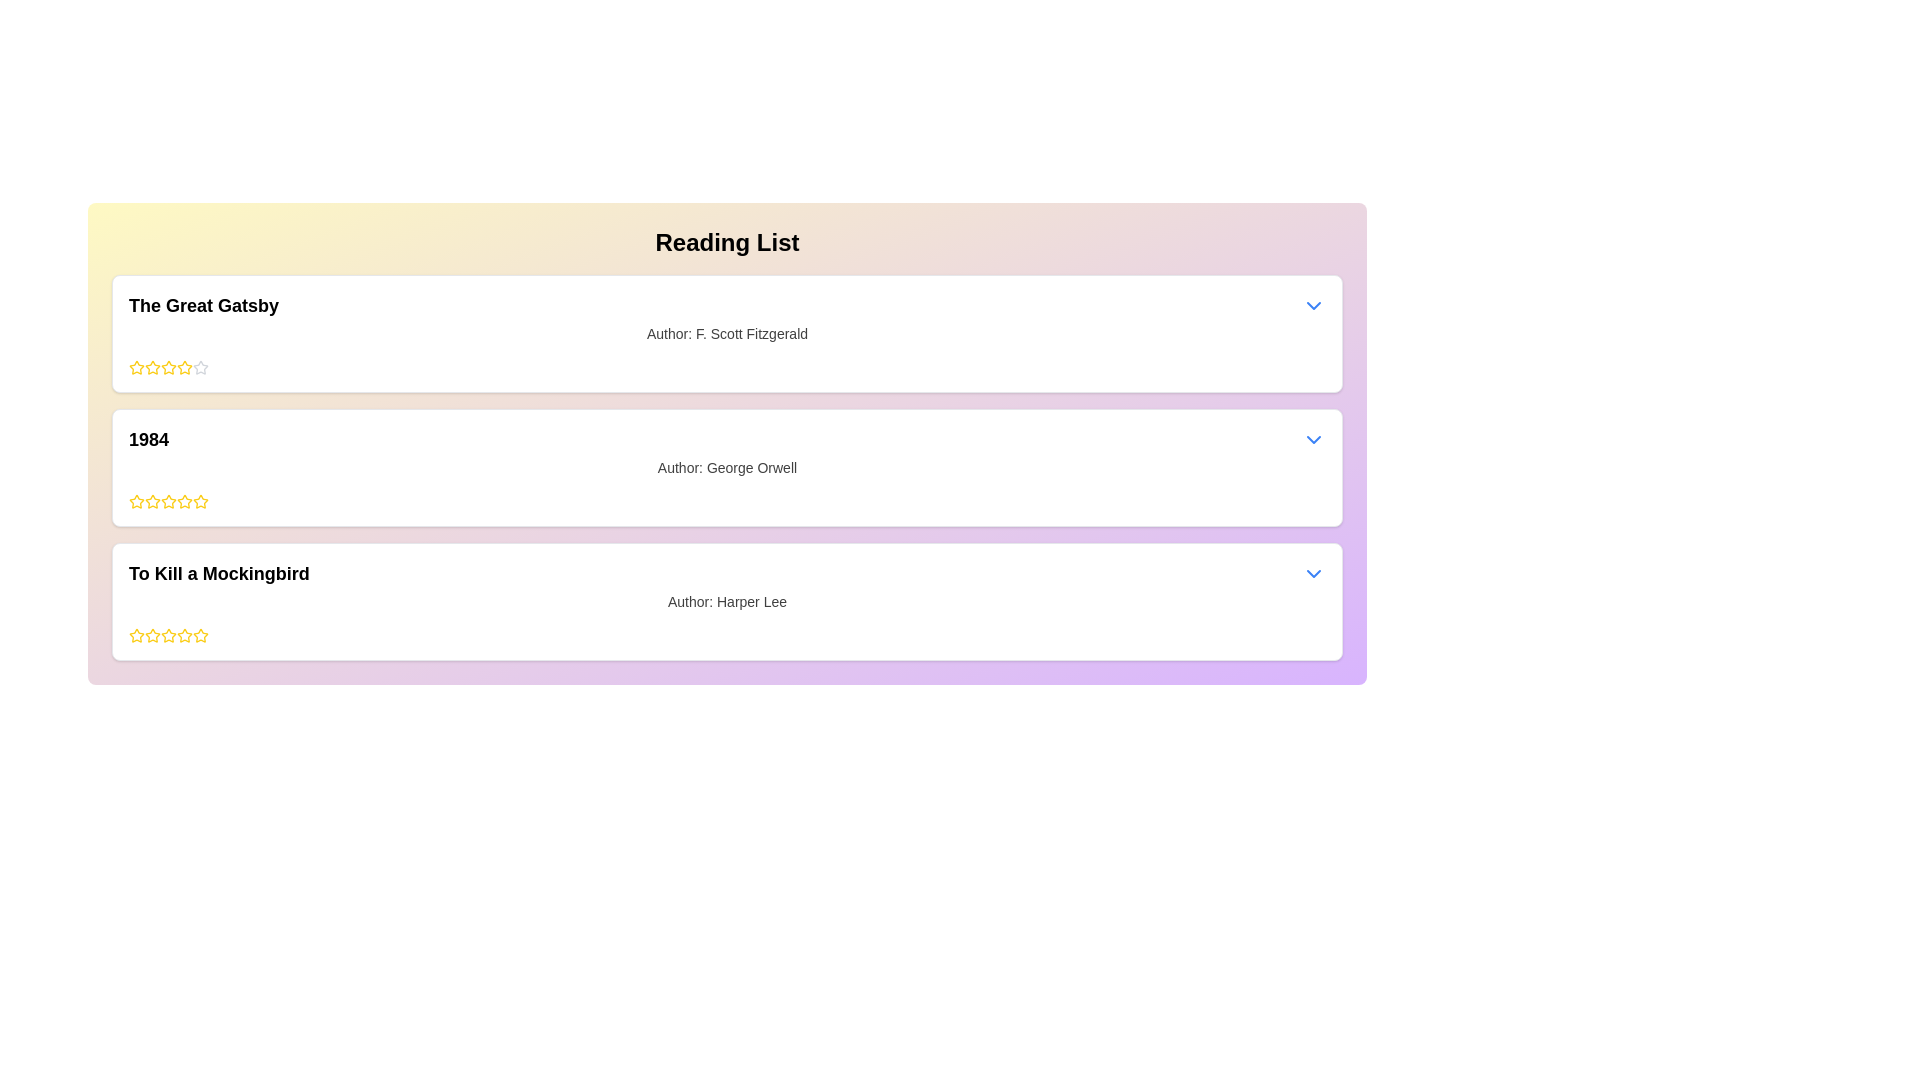  I want to click on the fourth star in the 5-star rating system for the book 'The Great Gatsby' to rate it, so click(168, 367).